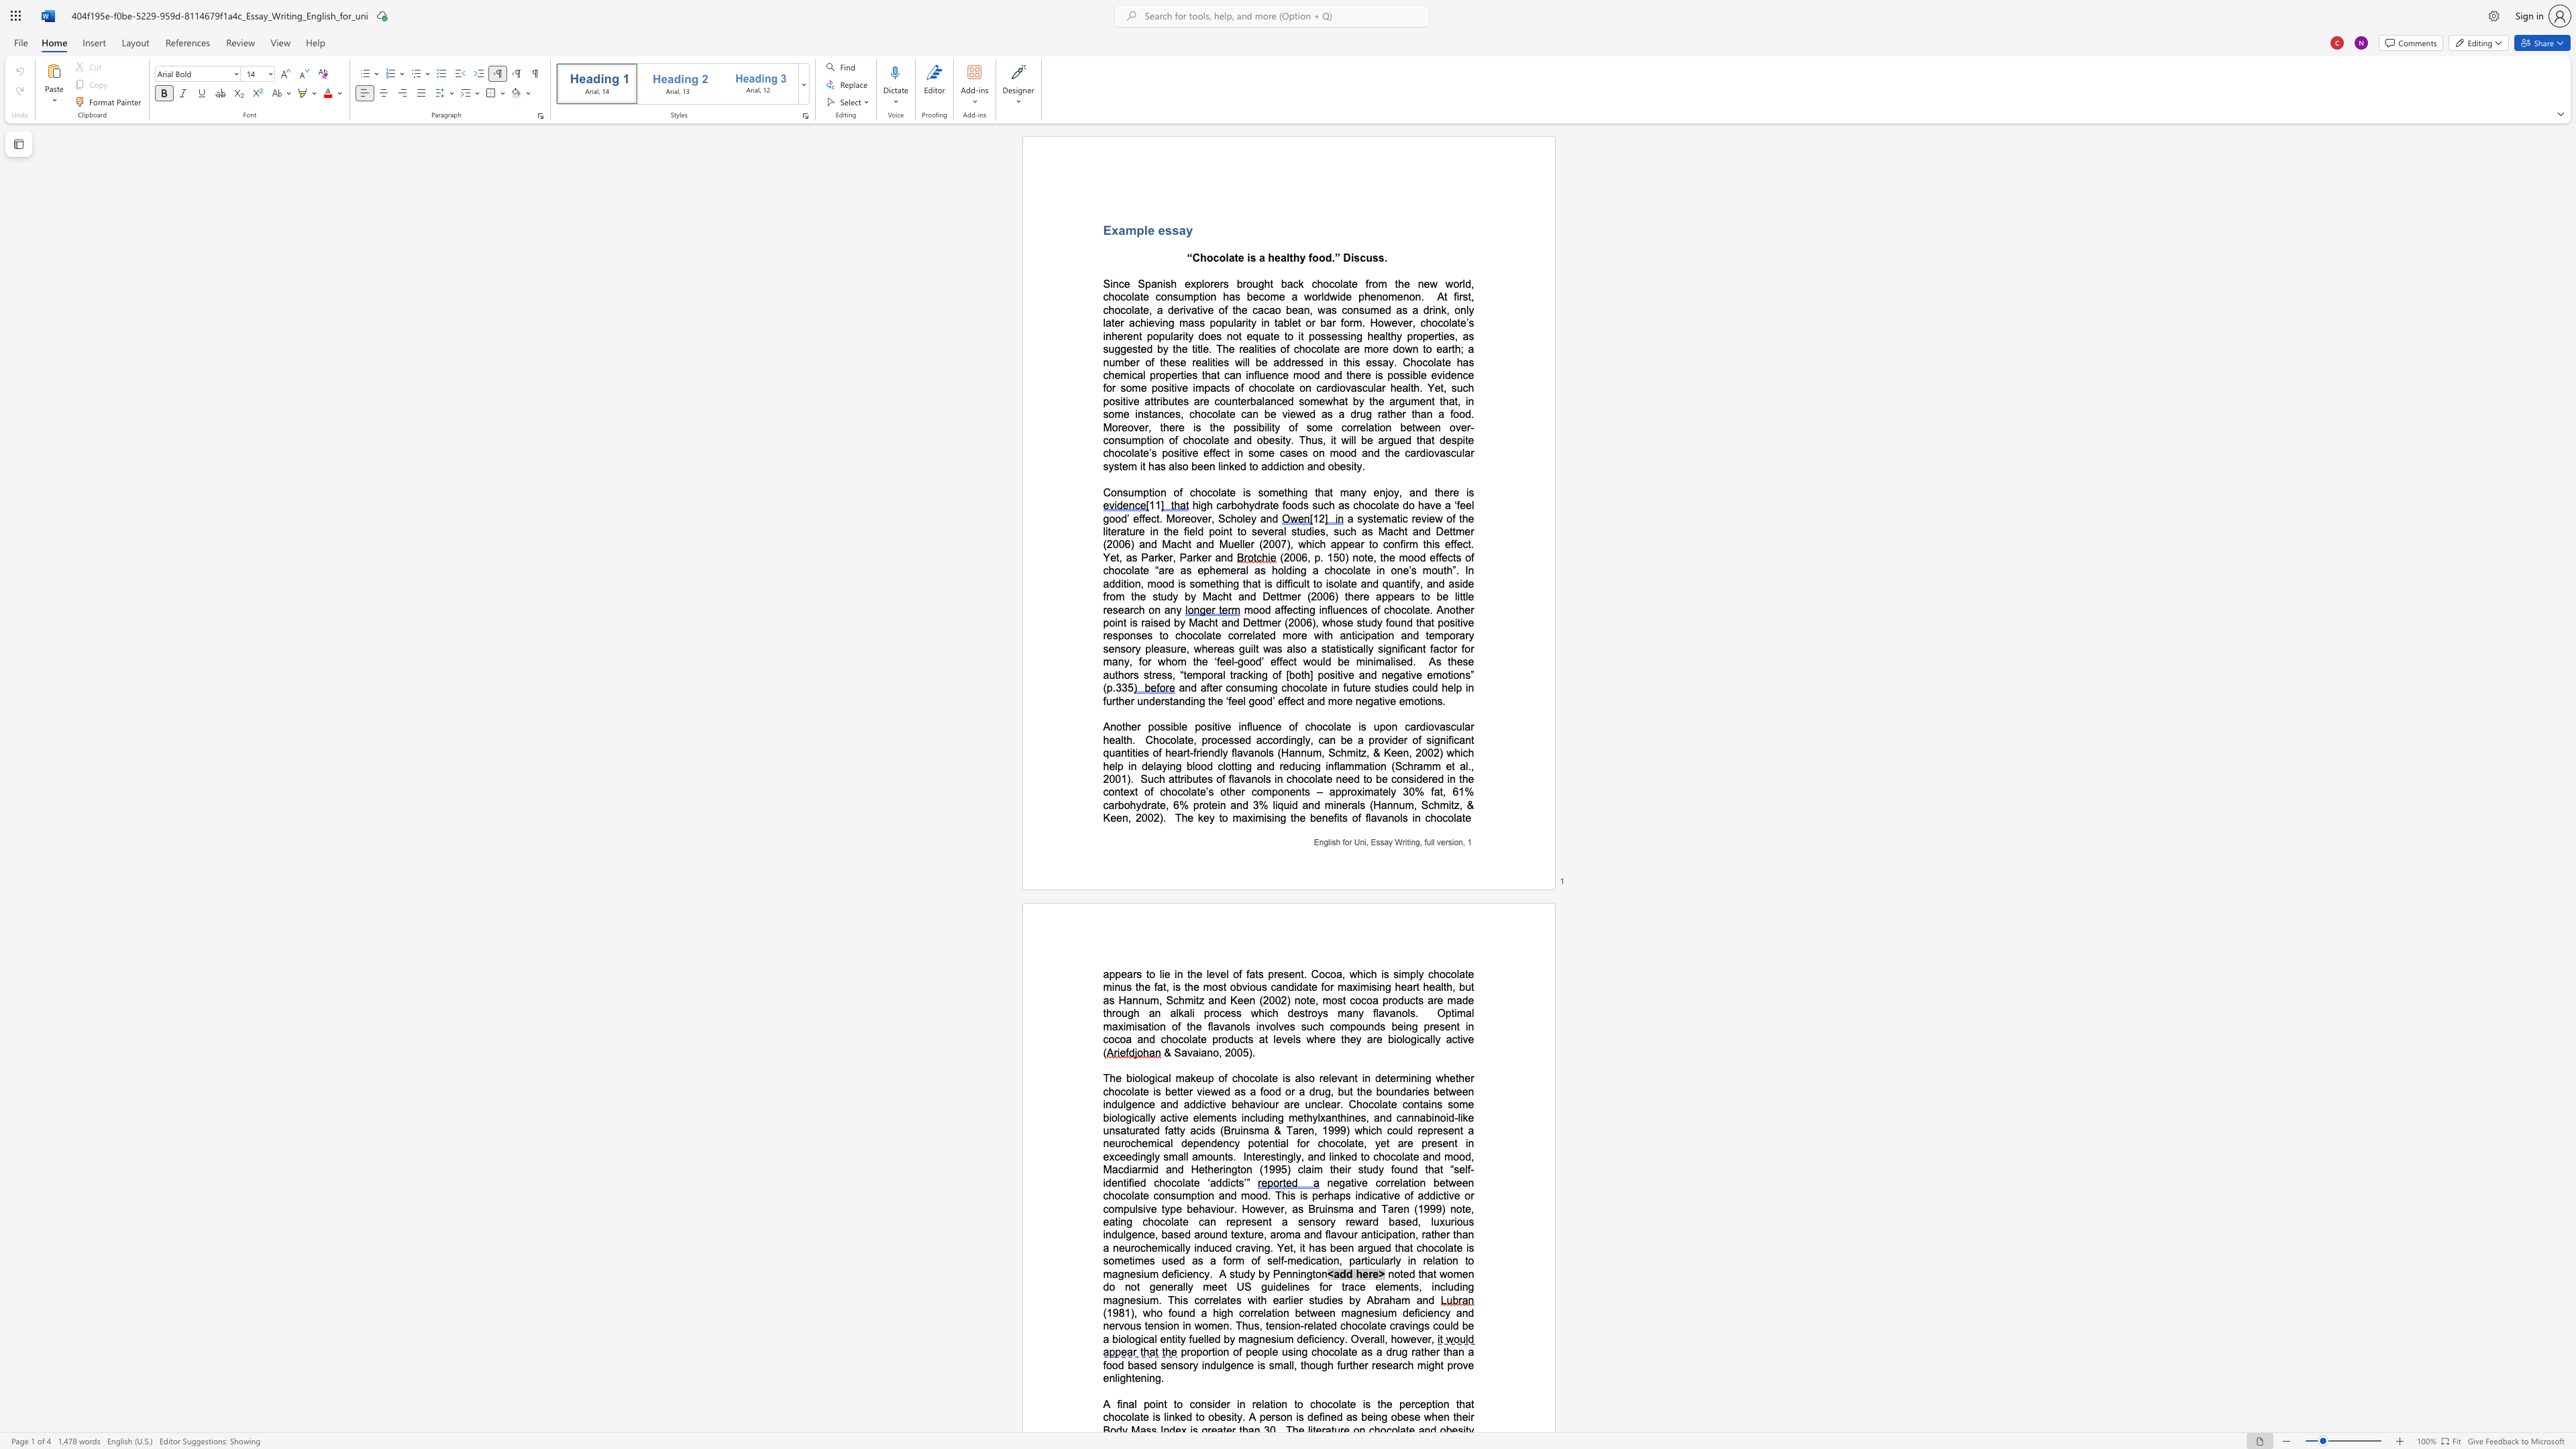 The image size is (2576, 1449). What do you see at coordinates (1345, 466) in the screenshot?
I see `the subset text "sity" within the text "em it has also been linked to addiction and obesity."` at bounding box center [1345, 466].